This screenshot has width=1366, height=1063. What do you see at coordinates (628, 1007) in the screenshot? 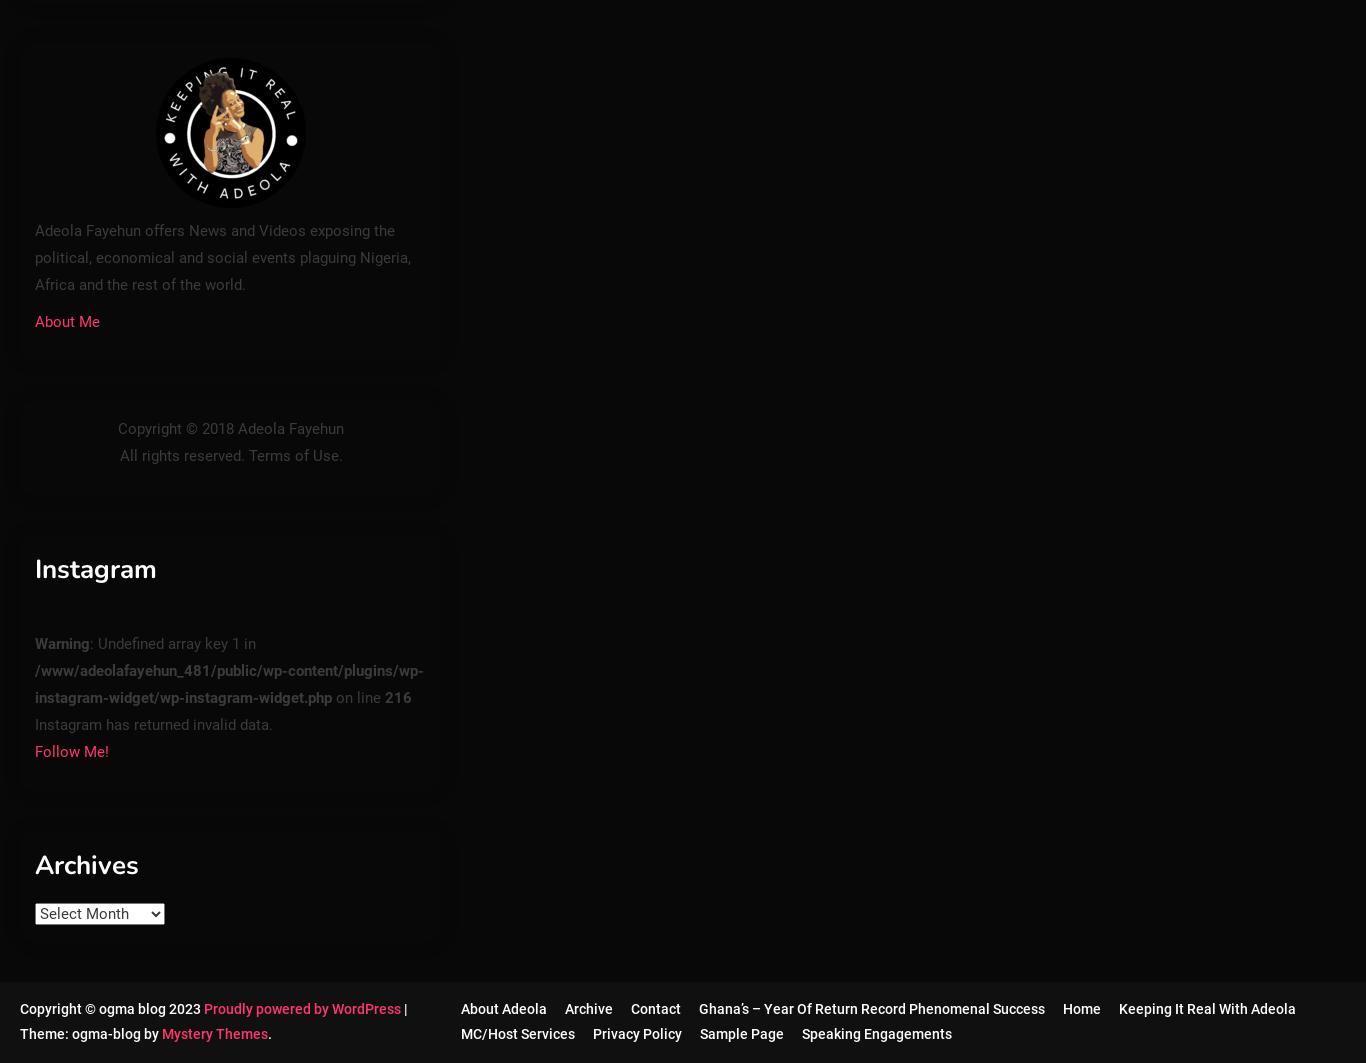
I see `'Contact'` at bounding box center [628, 1007].